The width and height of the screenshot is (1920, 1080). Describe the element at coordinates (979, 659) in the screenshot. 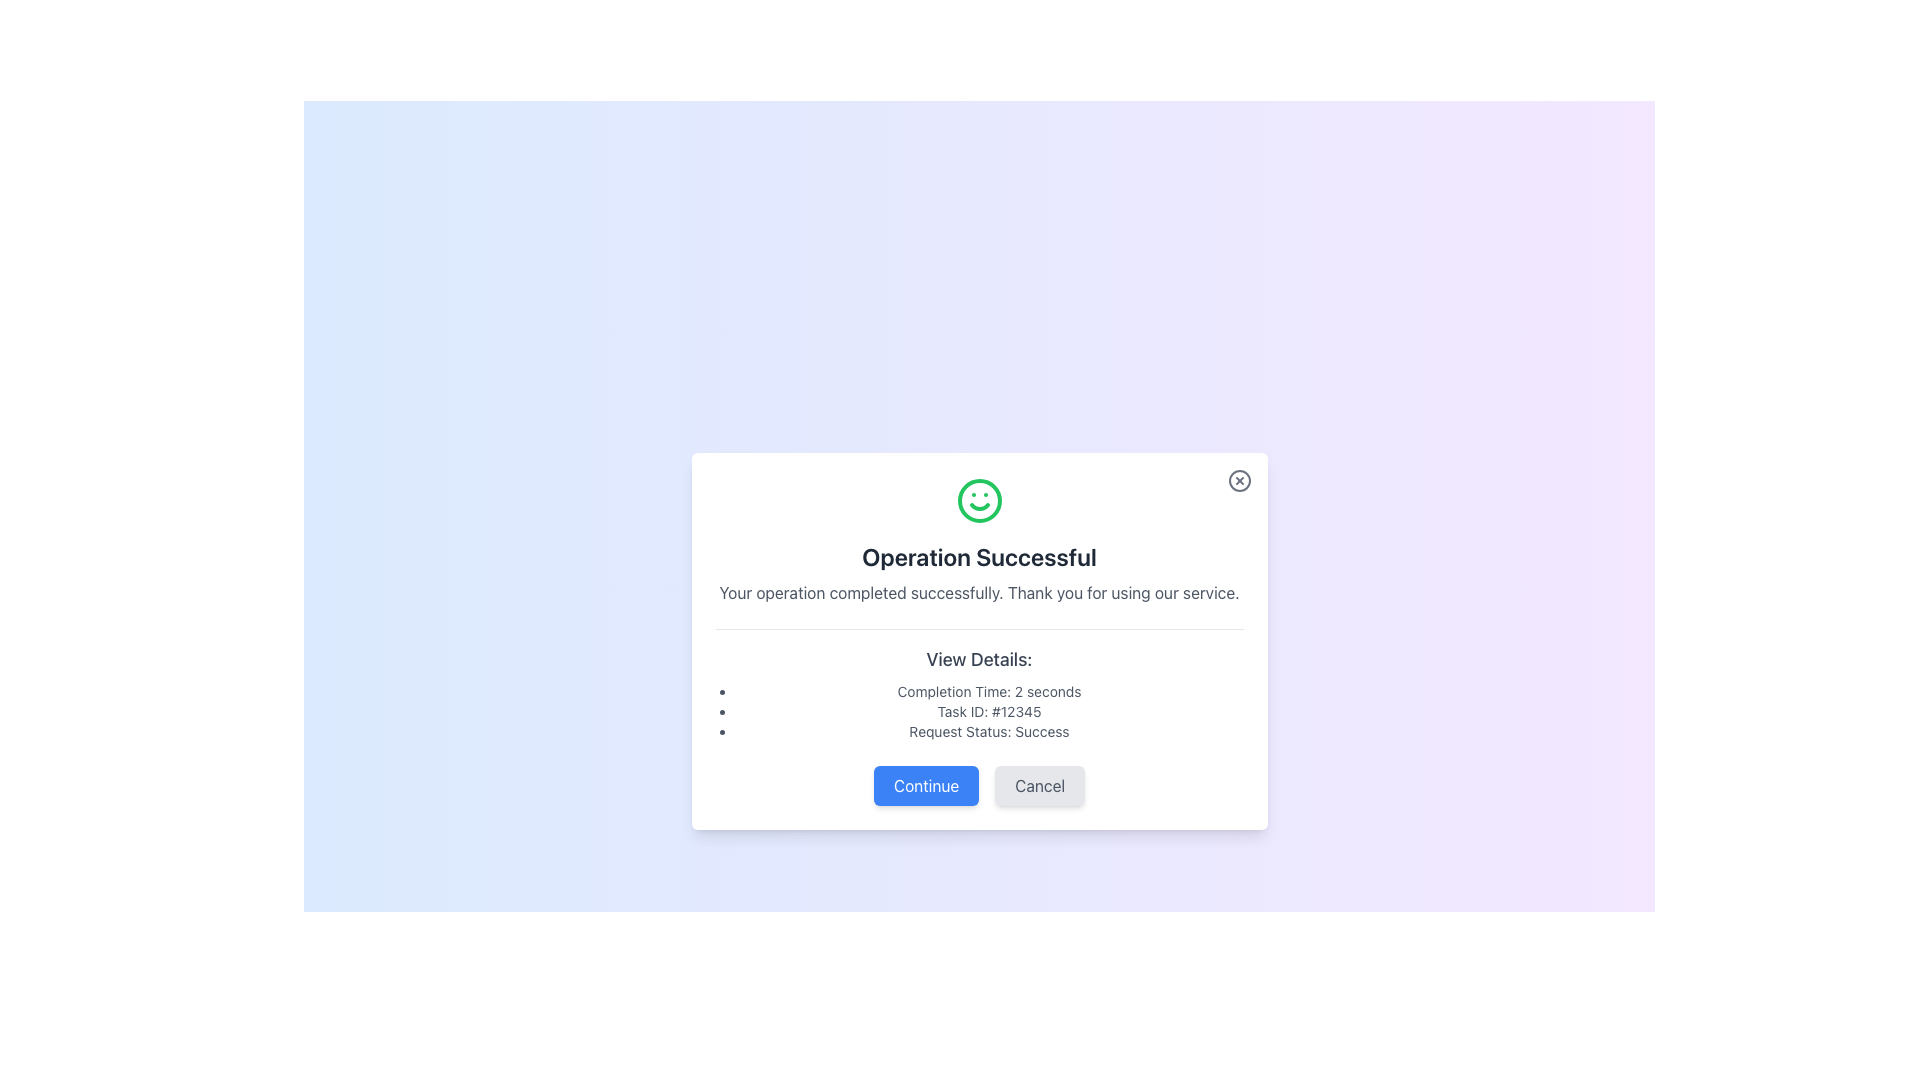

I see `the text label positioned at the center of the dialog box, which serves as a heading above the bulleted list` at that location.